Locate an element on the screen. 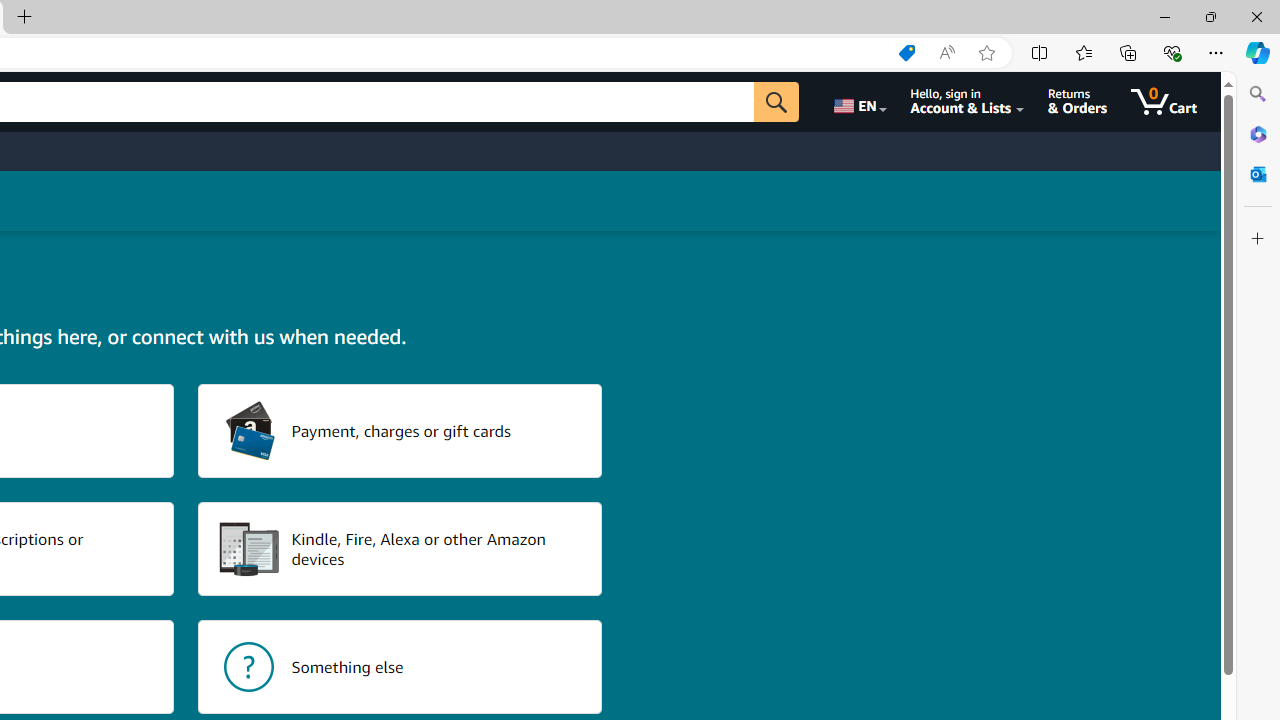  'Kindle, Fire, Alexa or other Amazon devices' is located at coordinates (400, 549).